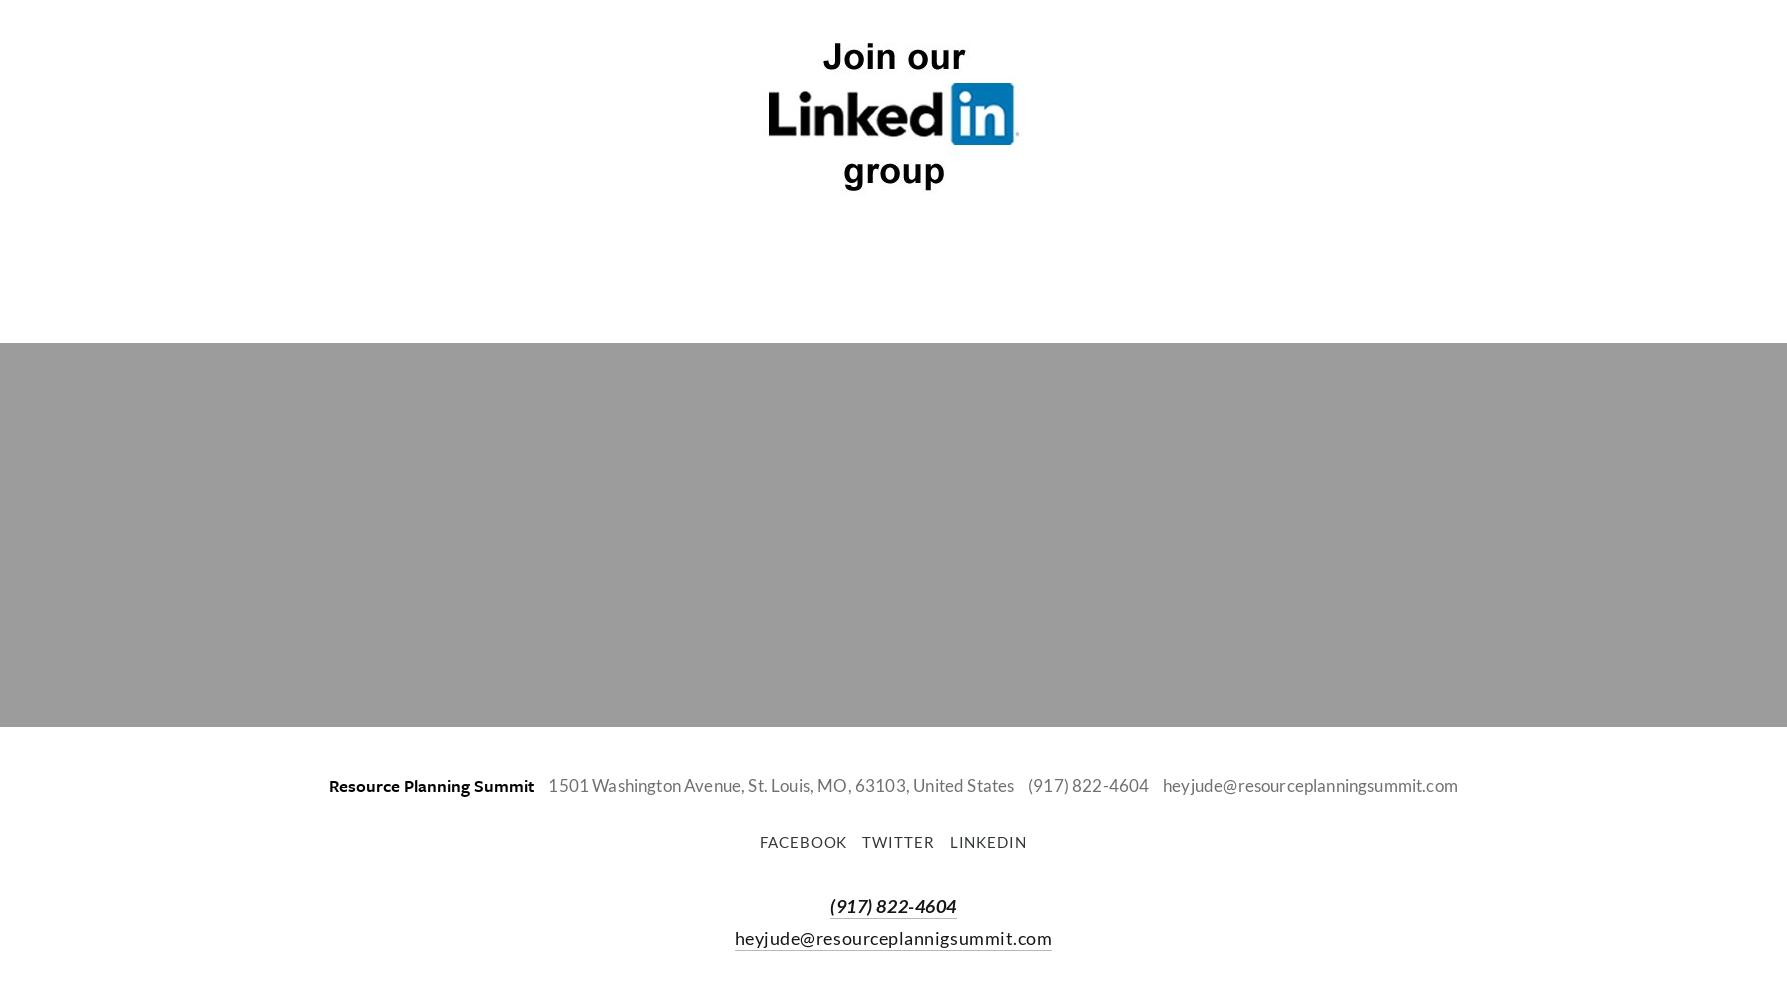 The height and width of the screenshot is (983, 1787). I want to click on '1501 Washington Avenue,', so click(645, 784).